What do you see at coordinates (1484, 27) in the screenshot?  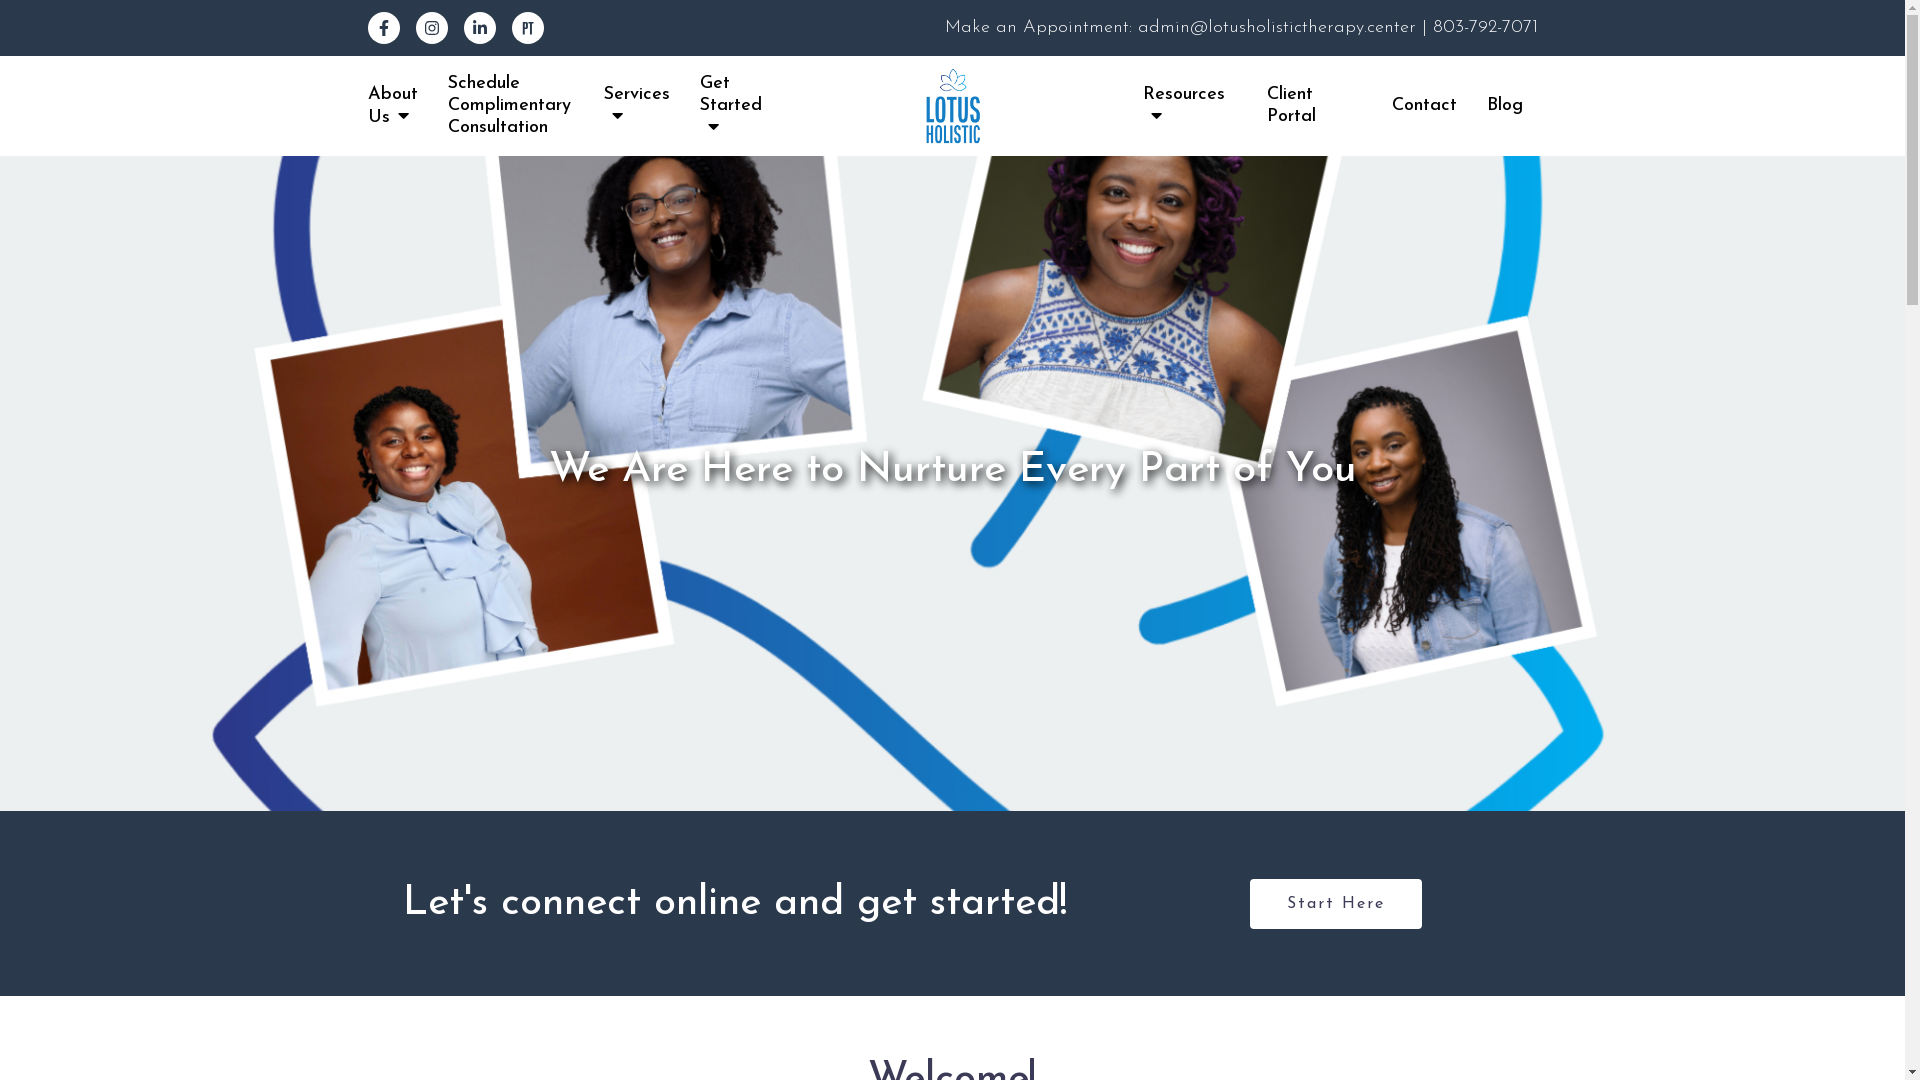 I see `'803-792-7071'` at bounding box center [1484, 27].